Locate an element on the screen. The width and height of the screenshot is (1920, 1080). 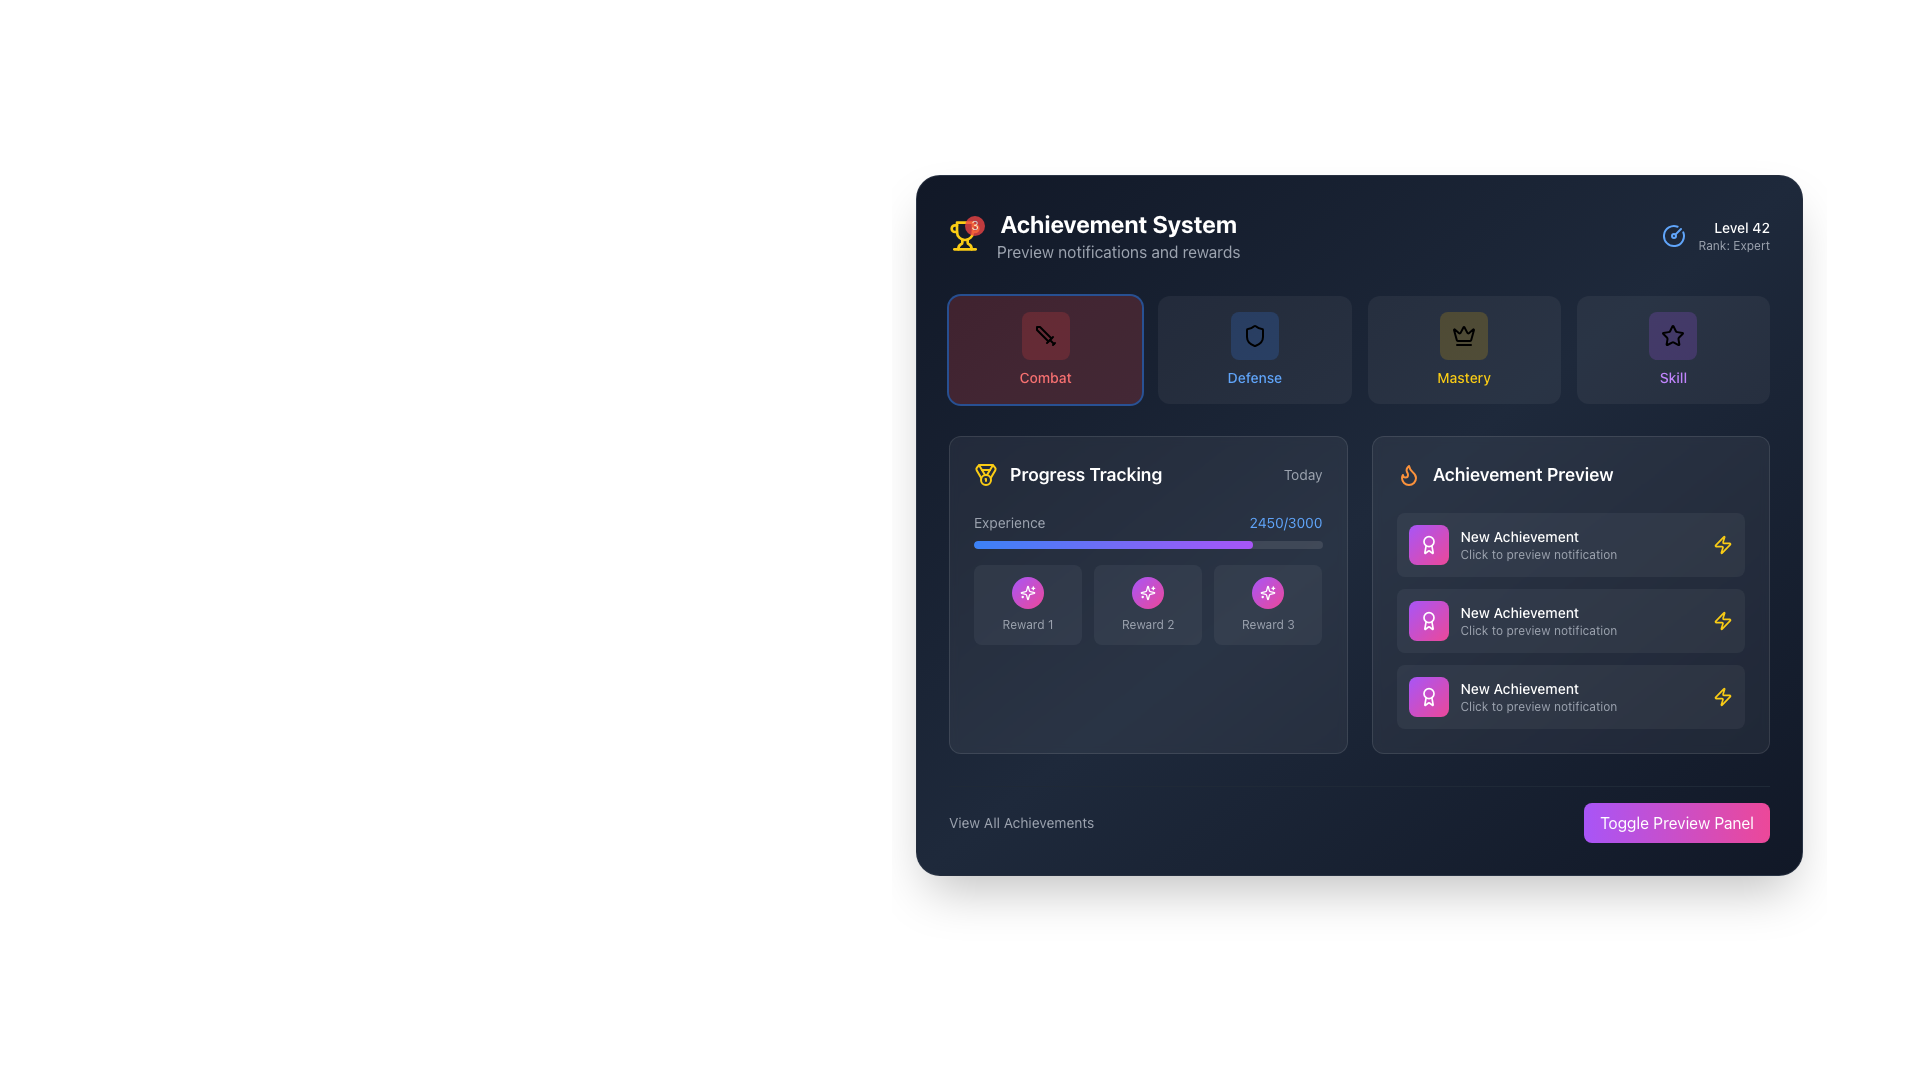
the 'New Achievement' text label displayed in a medium, white-colored font within the dark-themed card layout of the 'Achievement Preview' section is located at coordinates (1579, 612).